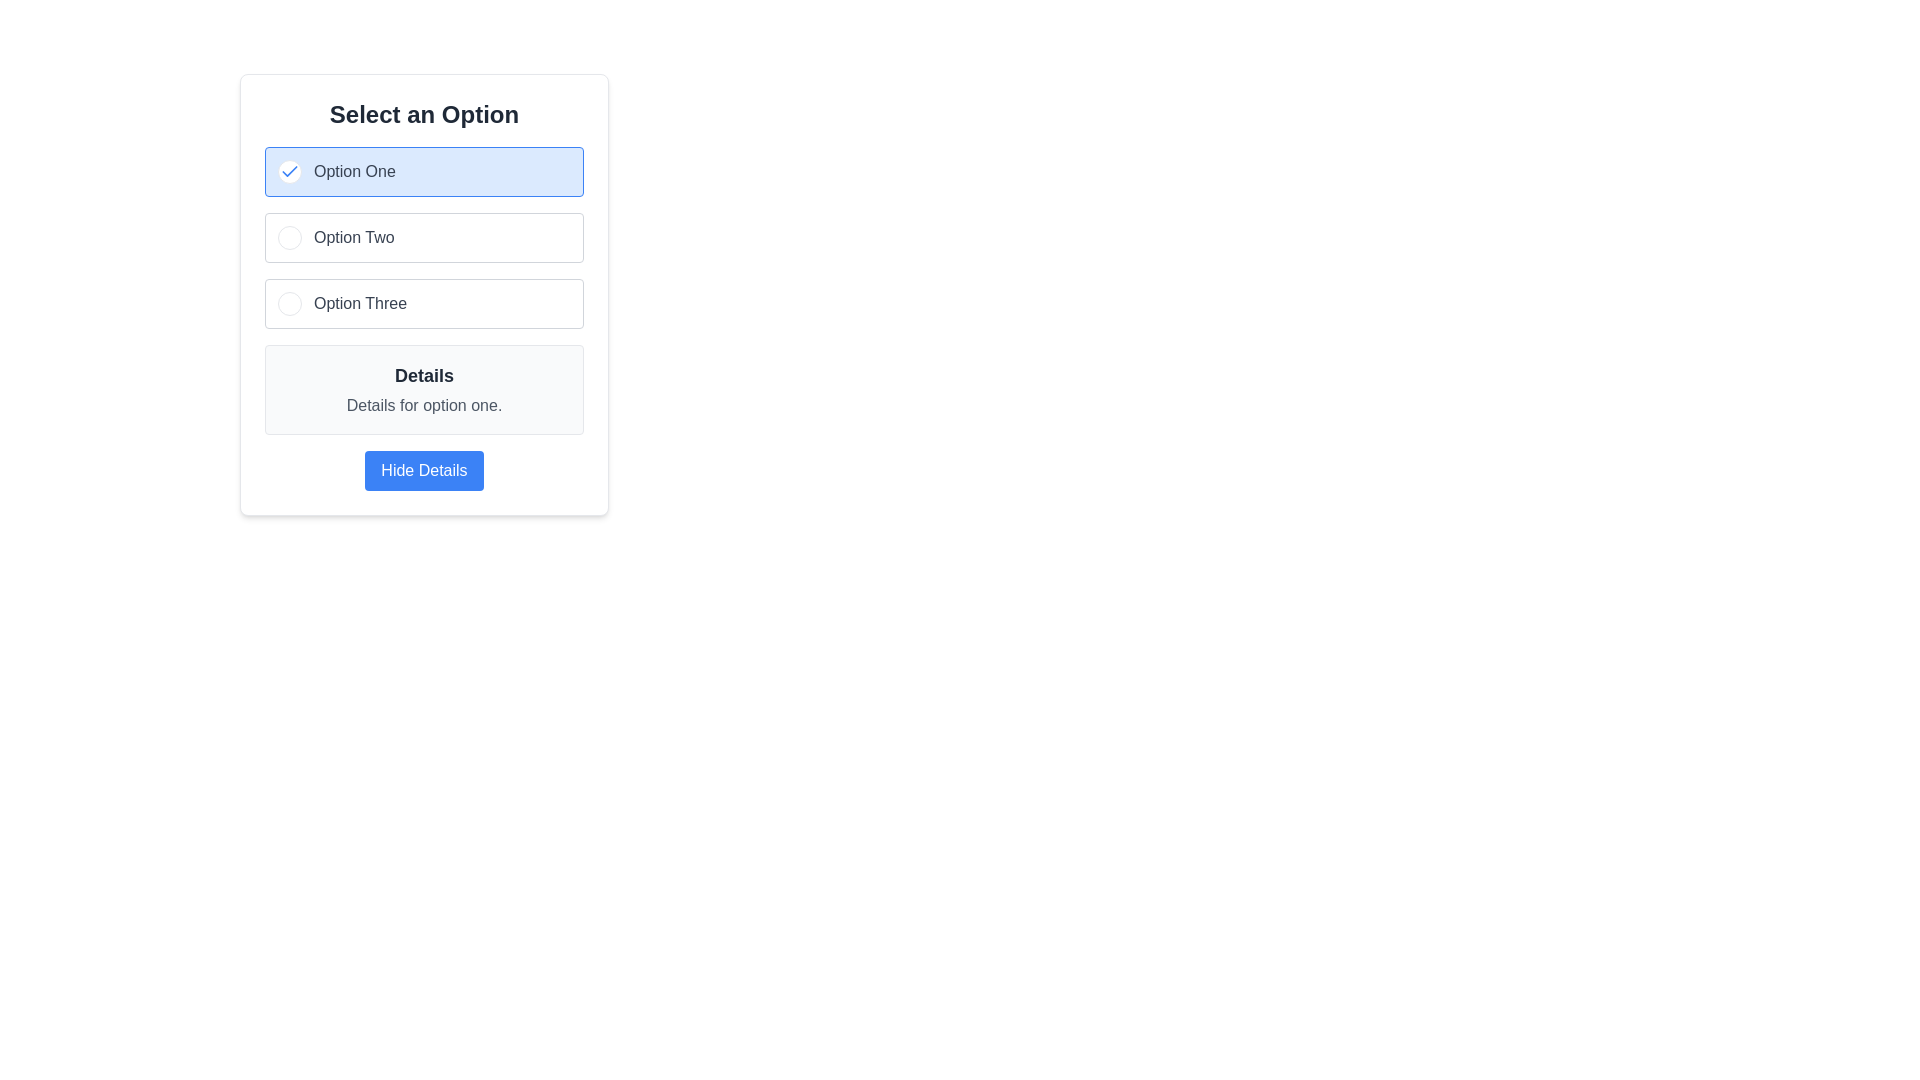  Describe the element at coordinates (423, 237) in the screenshot. I see `the radio button group containing 'Option One', 'Option Two', and 'Option Three' for more information` at that location.